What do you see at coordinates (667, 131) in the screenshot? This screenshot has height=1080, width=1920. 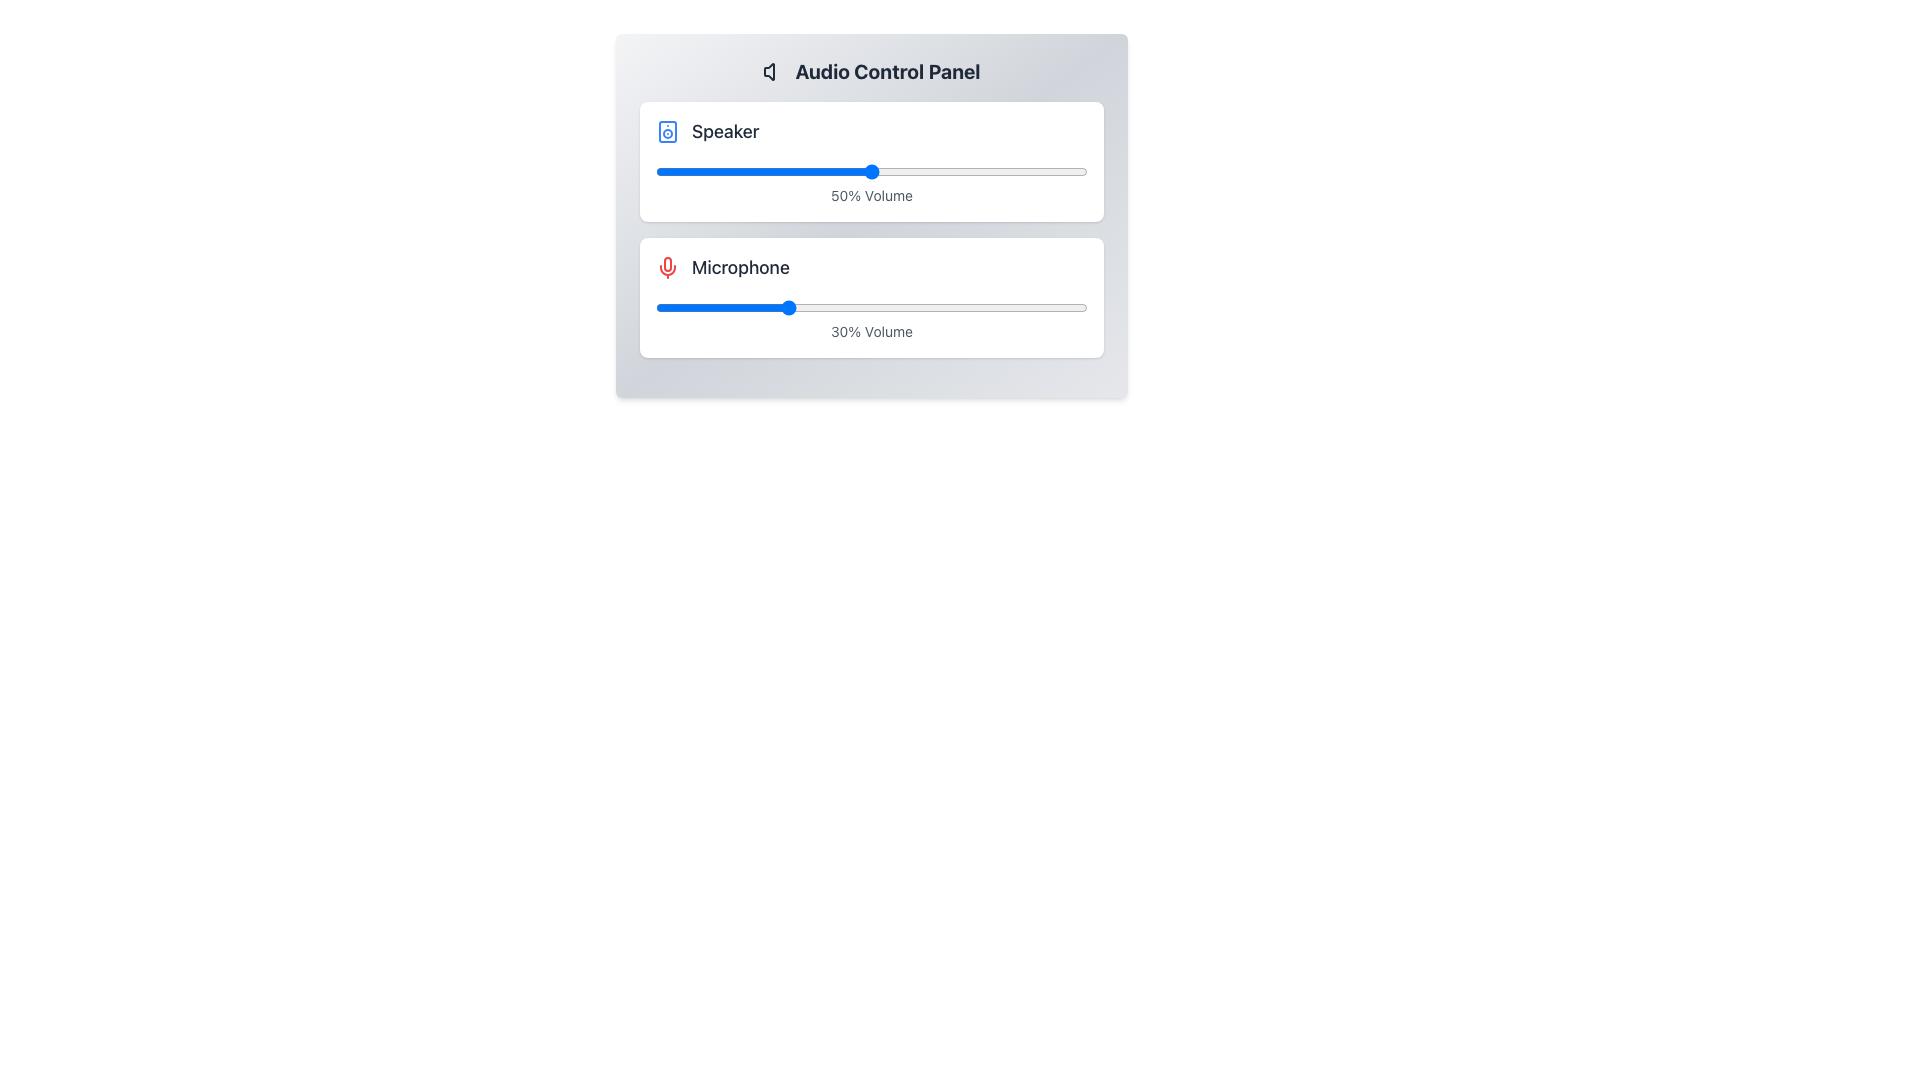 I see `the speaker icon located in the audio control panel, which is aligned to the left of the 'Speaker' label` at bounding box center [667, 131].